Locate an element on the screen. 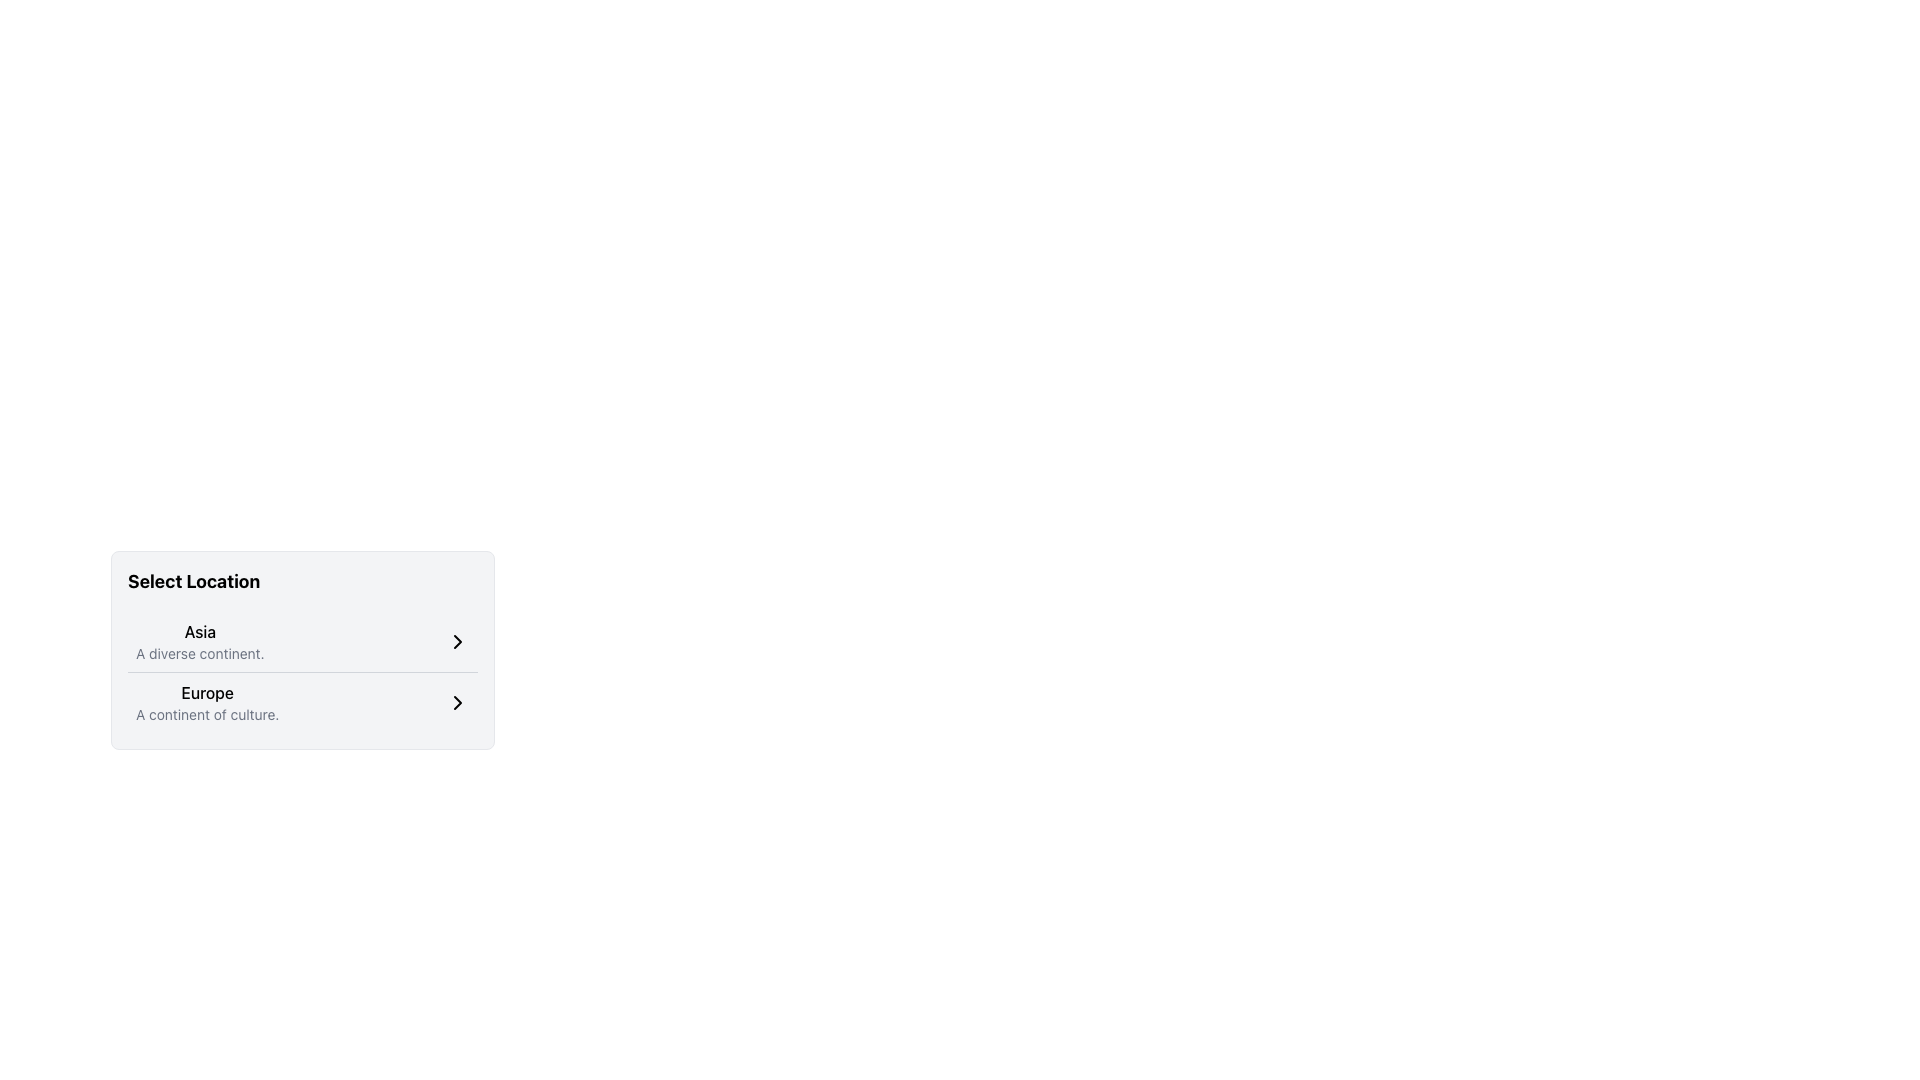 The width and height of the screenshot is (1920, 1080). the 'Europe' Text Label located beneath the 'Asia' option in the 'Select Location' panel is located at coordinates (207, 701).